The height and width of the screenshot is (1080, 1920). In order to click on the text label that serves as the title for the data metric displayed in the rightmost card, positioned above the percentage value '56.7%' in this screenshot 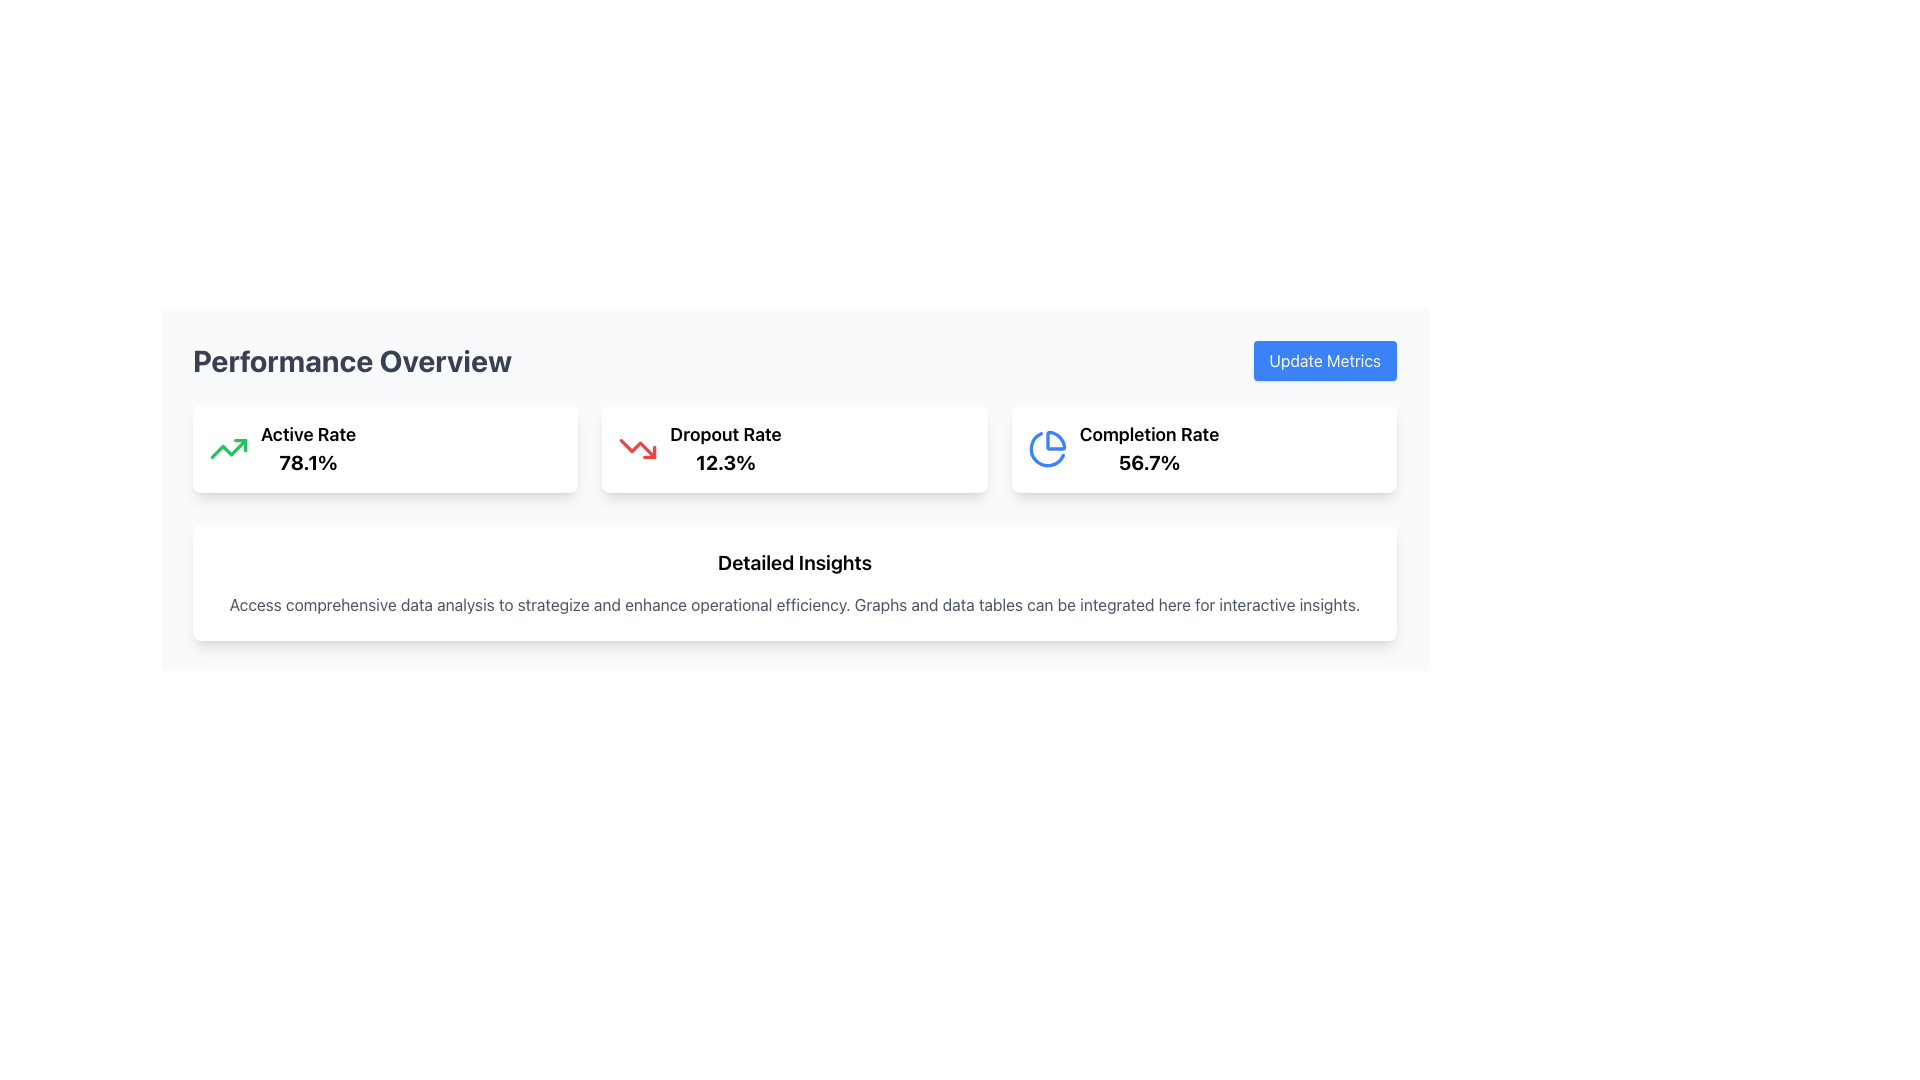, I will do `click(1149, 434)`.